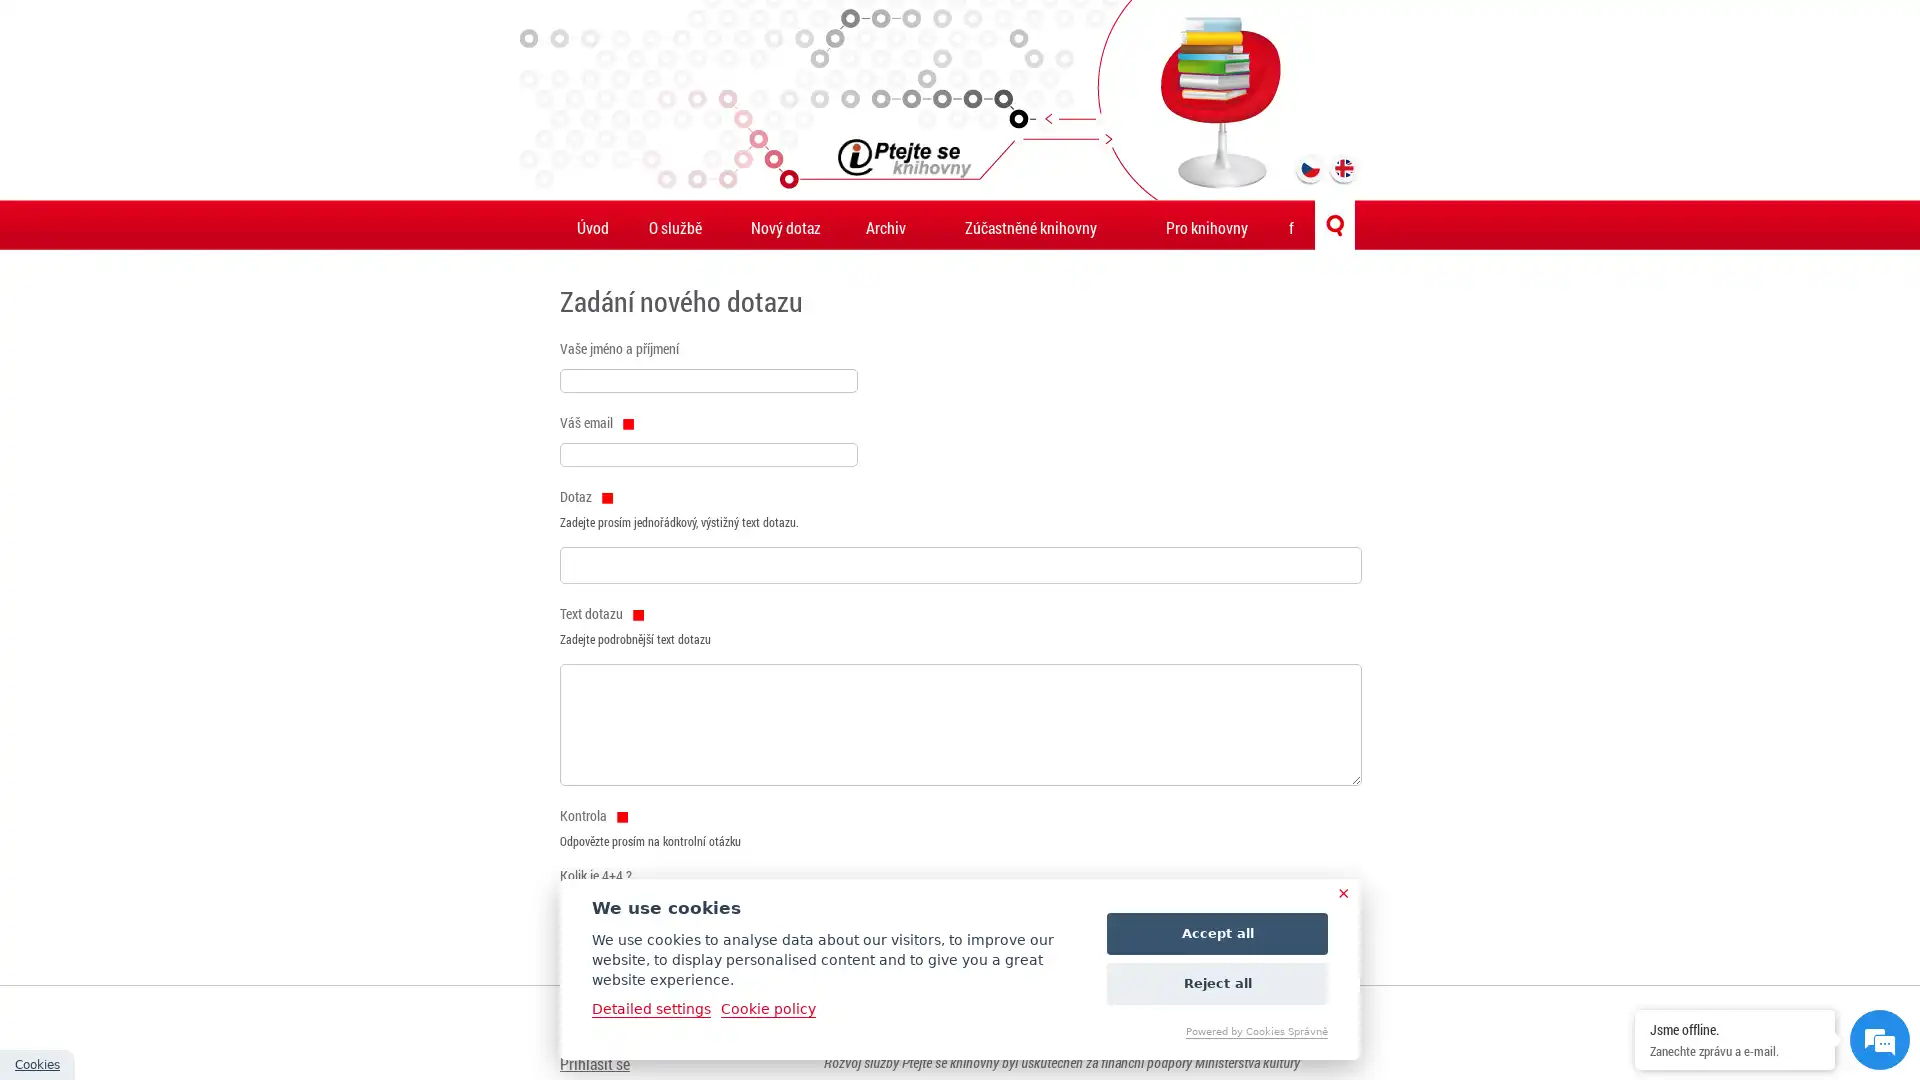  Describe the element at coordinates (1216, 982) in the screenshot. I see `Reject all` at that location.